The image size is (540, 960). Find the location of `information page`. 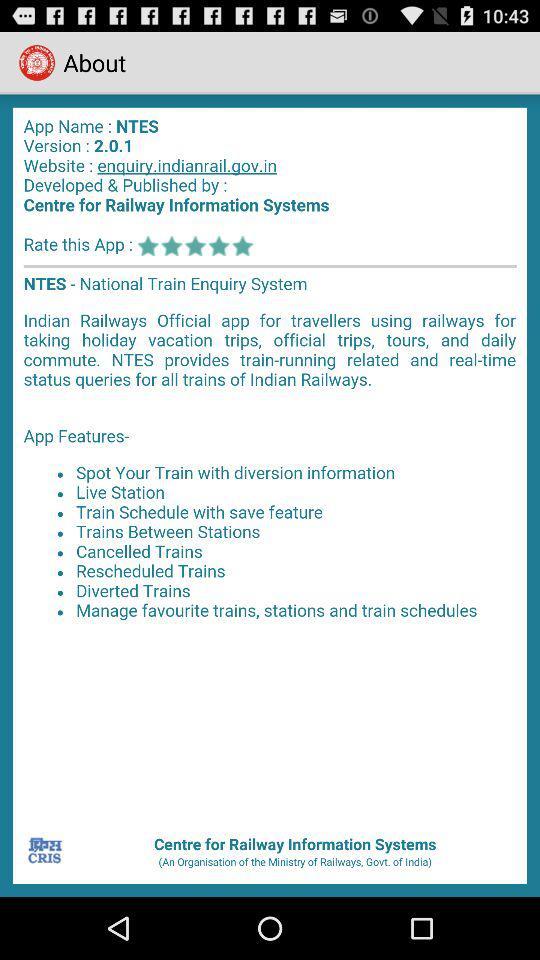

information page is located at coordinates (270, 462).